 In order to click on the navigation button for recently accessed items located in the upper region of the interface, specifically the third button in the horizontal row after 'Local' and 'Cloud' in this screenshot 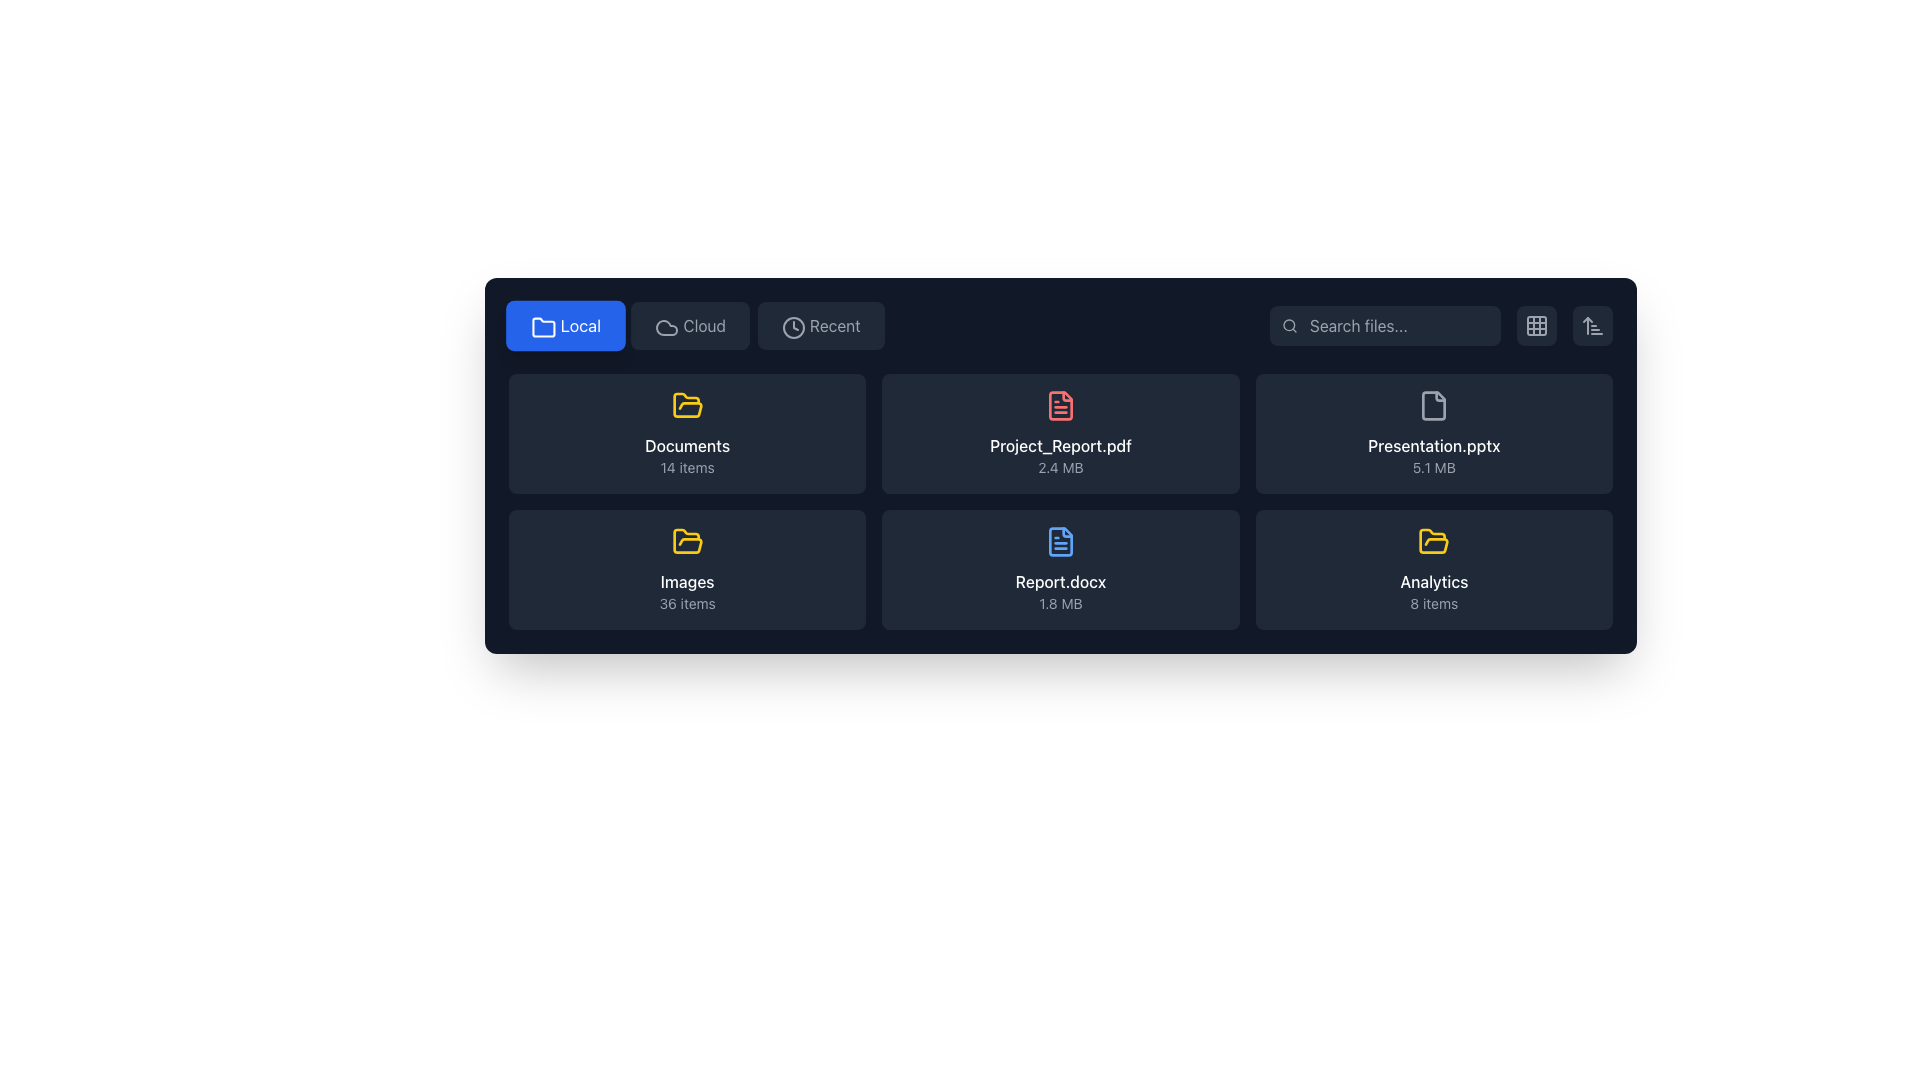, I will do `click(821, 325)`.